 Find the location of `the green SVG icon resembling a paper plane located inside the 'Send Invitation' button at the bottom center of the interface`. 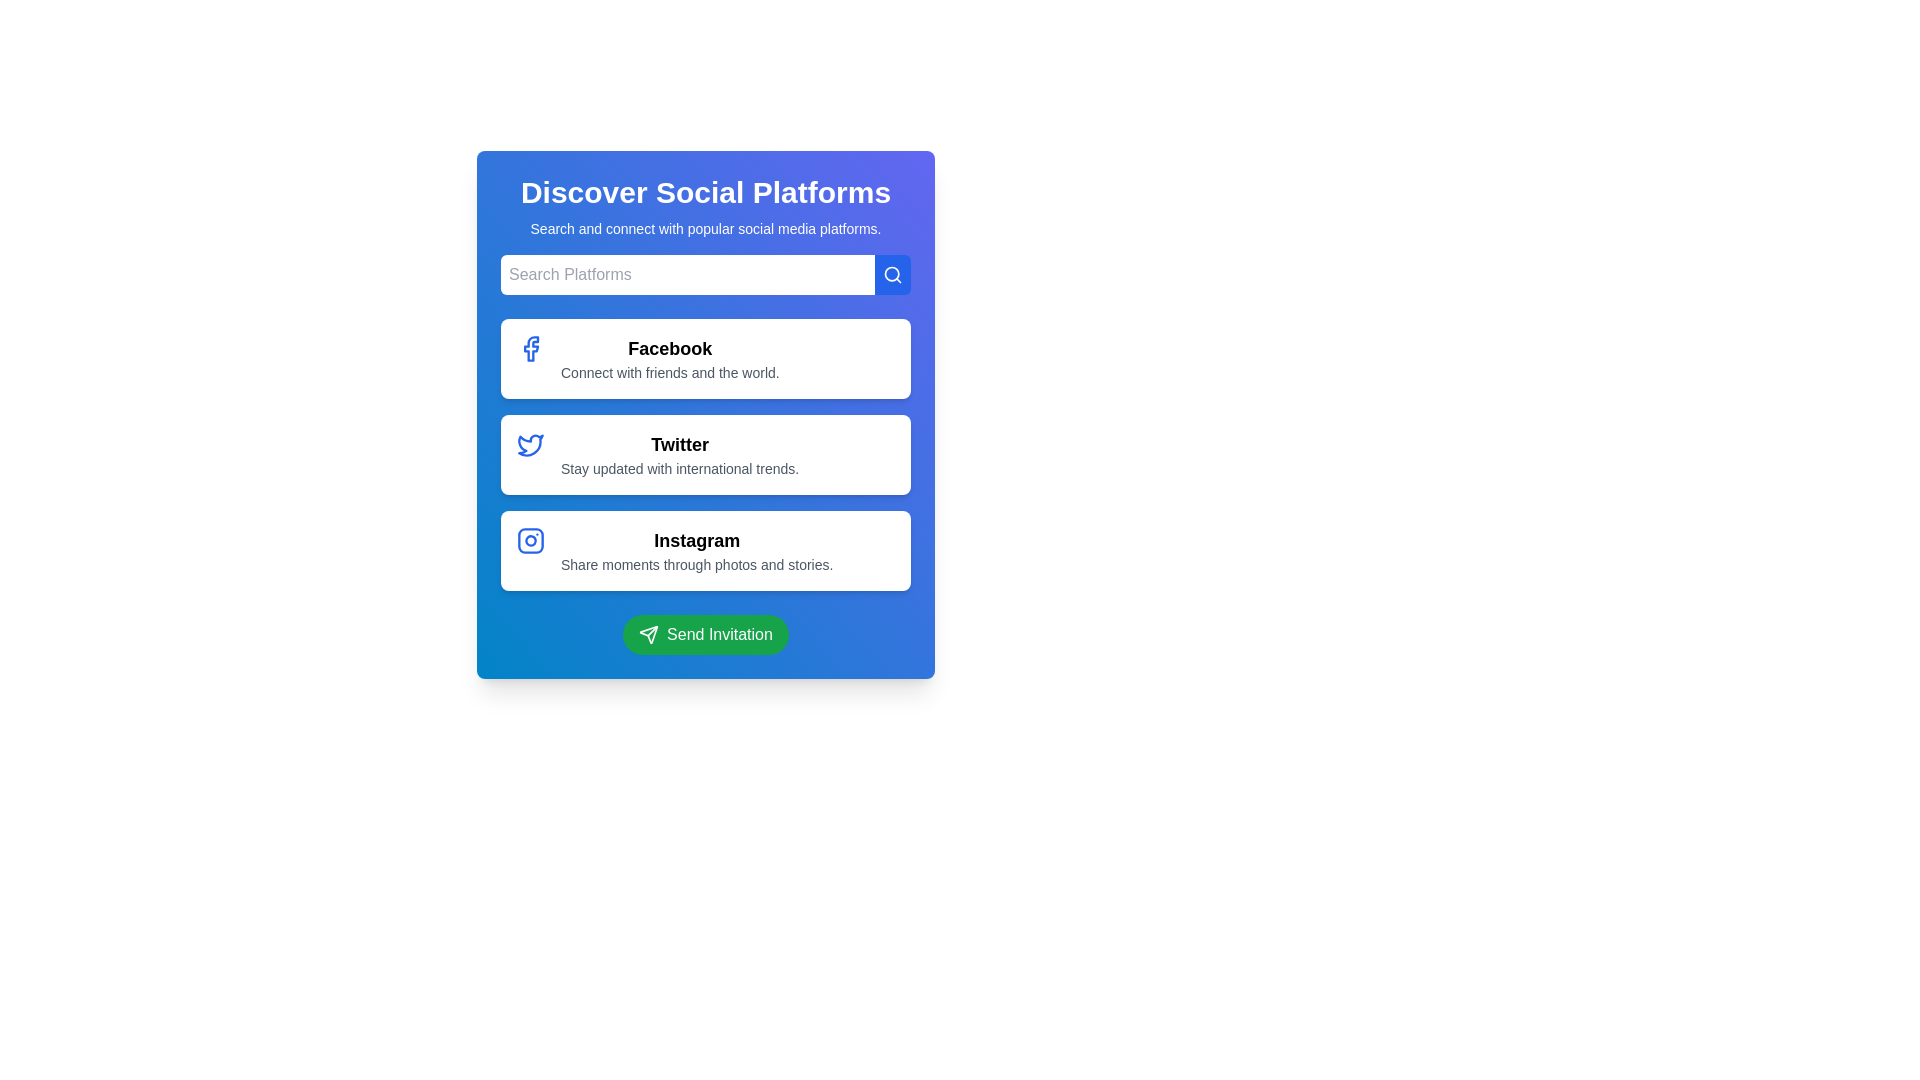

the green SVG icon resembling a paper plane located inside the 'Send Invitation' button at the bottom center of the interface is located at coordinates (649, 635).